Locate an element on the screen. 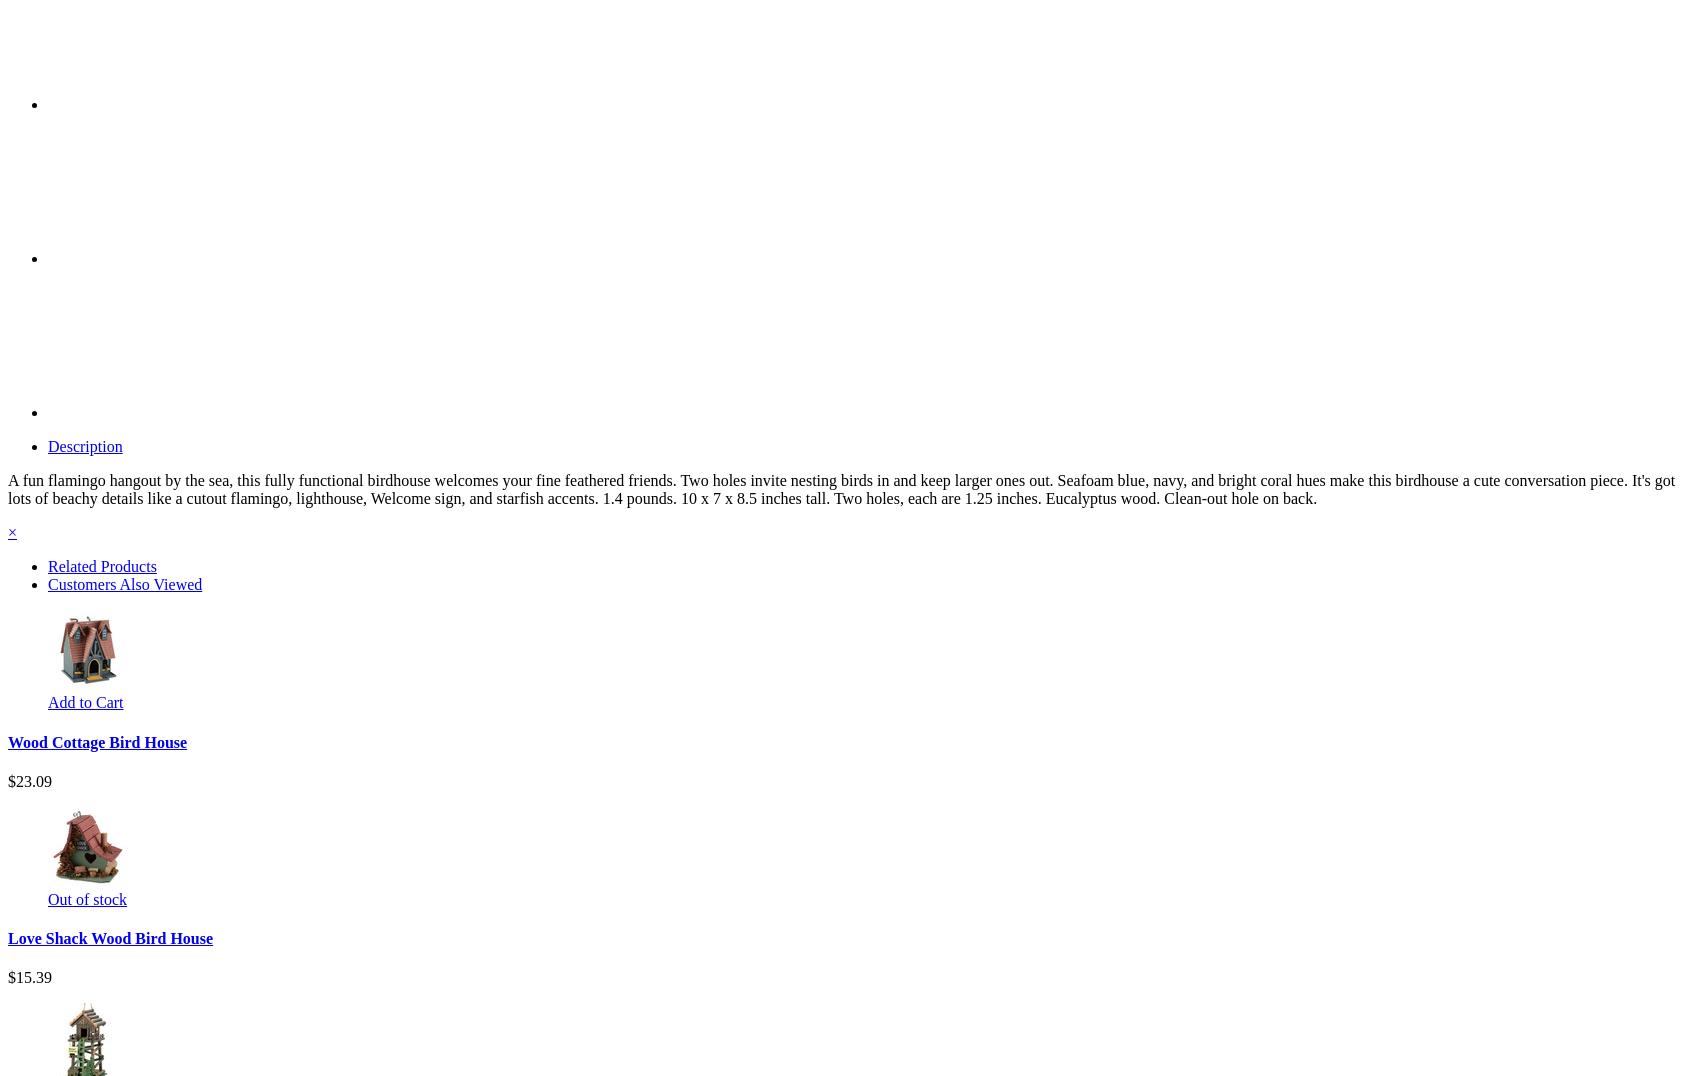 Image resolution: width=1695 pixels, height=1076 pixels. 'Description' is located at coordinates (83, 446).